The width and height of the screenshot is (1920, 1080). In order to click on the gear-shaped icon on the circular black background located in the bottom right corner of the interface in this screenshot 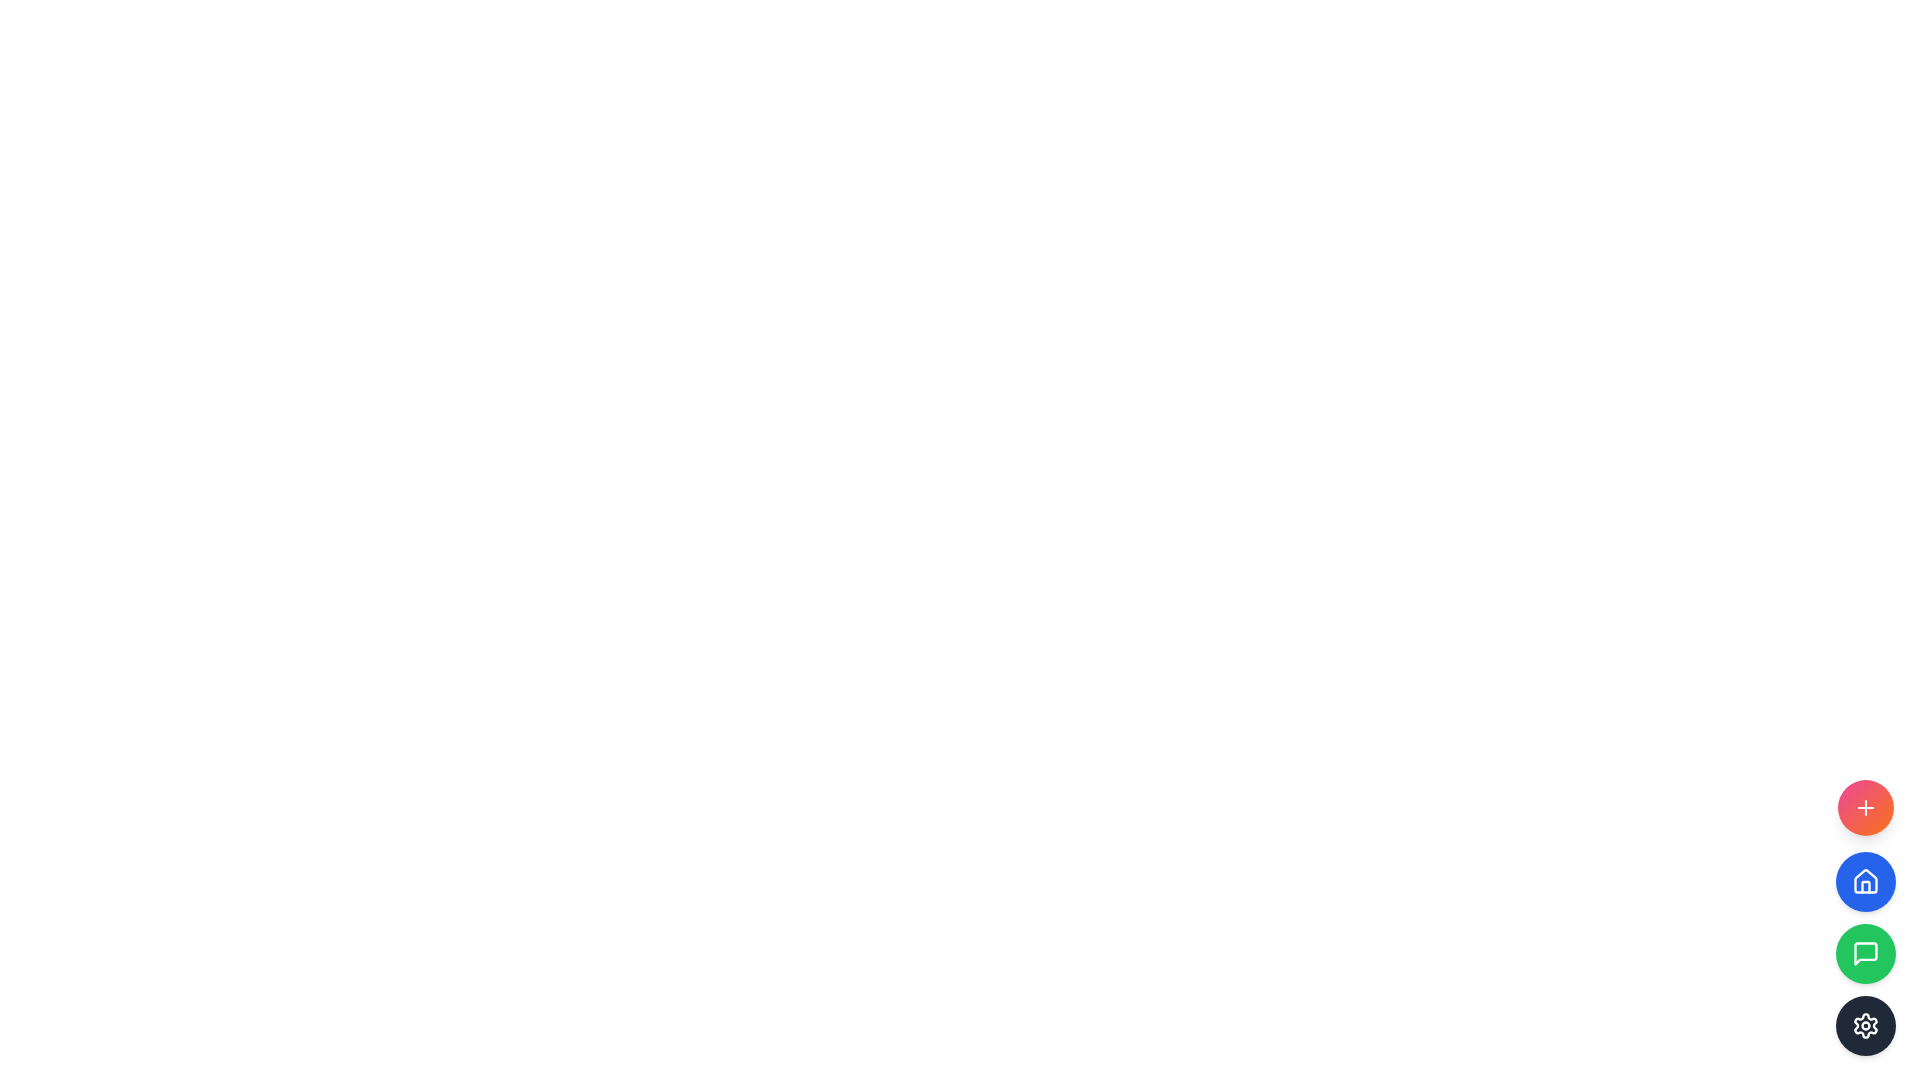, I will do `click(1865, 1026)`.